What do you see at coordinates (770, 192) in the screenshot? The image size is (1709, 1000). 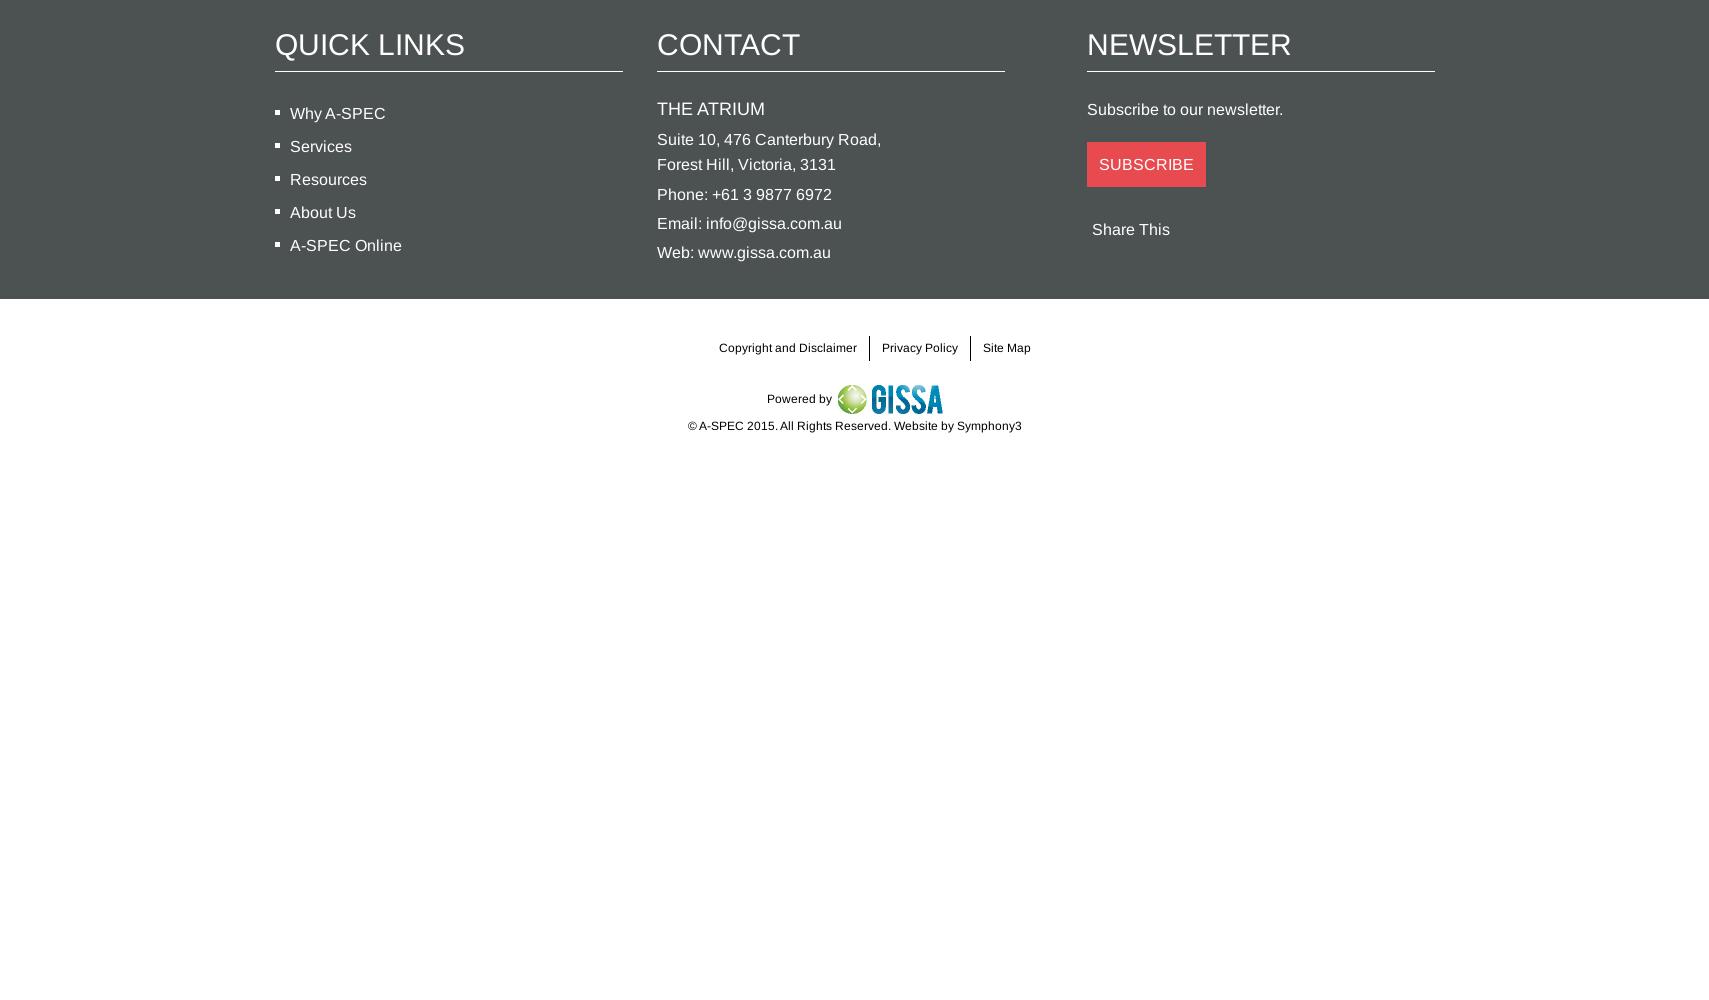 I see `'+61 3 9877 6972'` at bounding box center [770, 192].